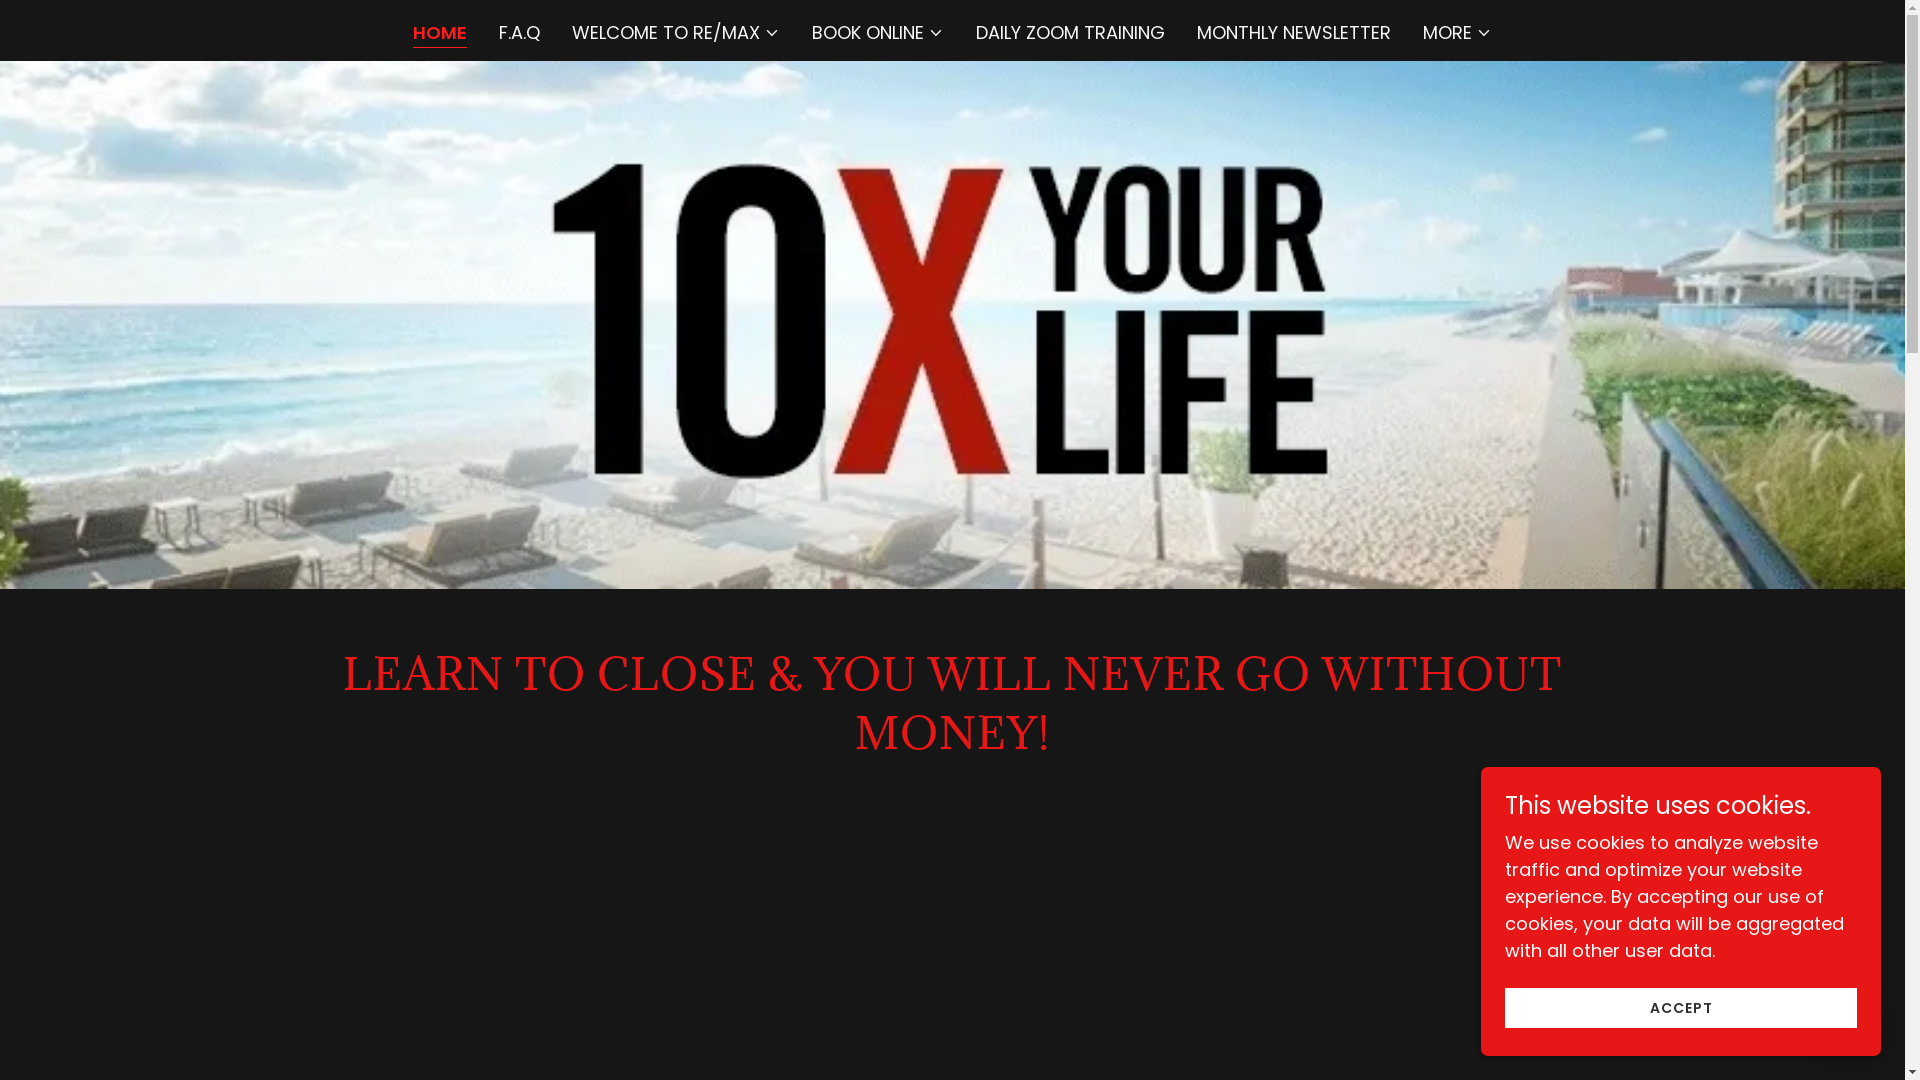  I want to click on 'BOOK ONLINE', so click(878, 33).